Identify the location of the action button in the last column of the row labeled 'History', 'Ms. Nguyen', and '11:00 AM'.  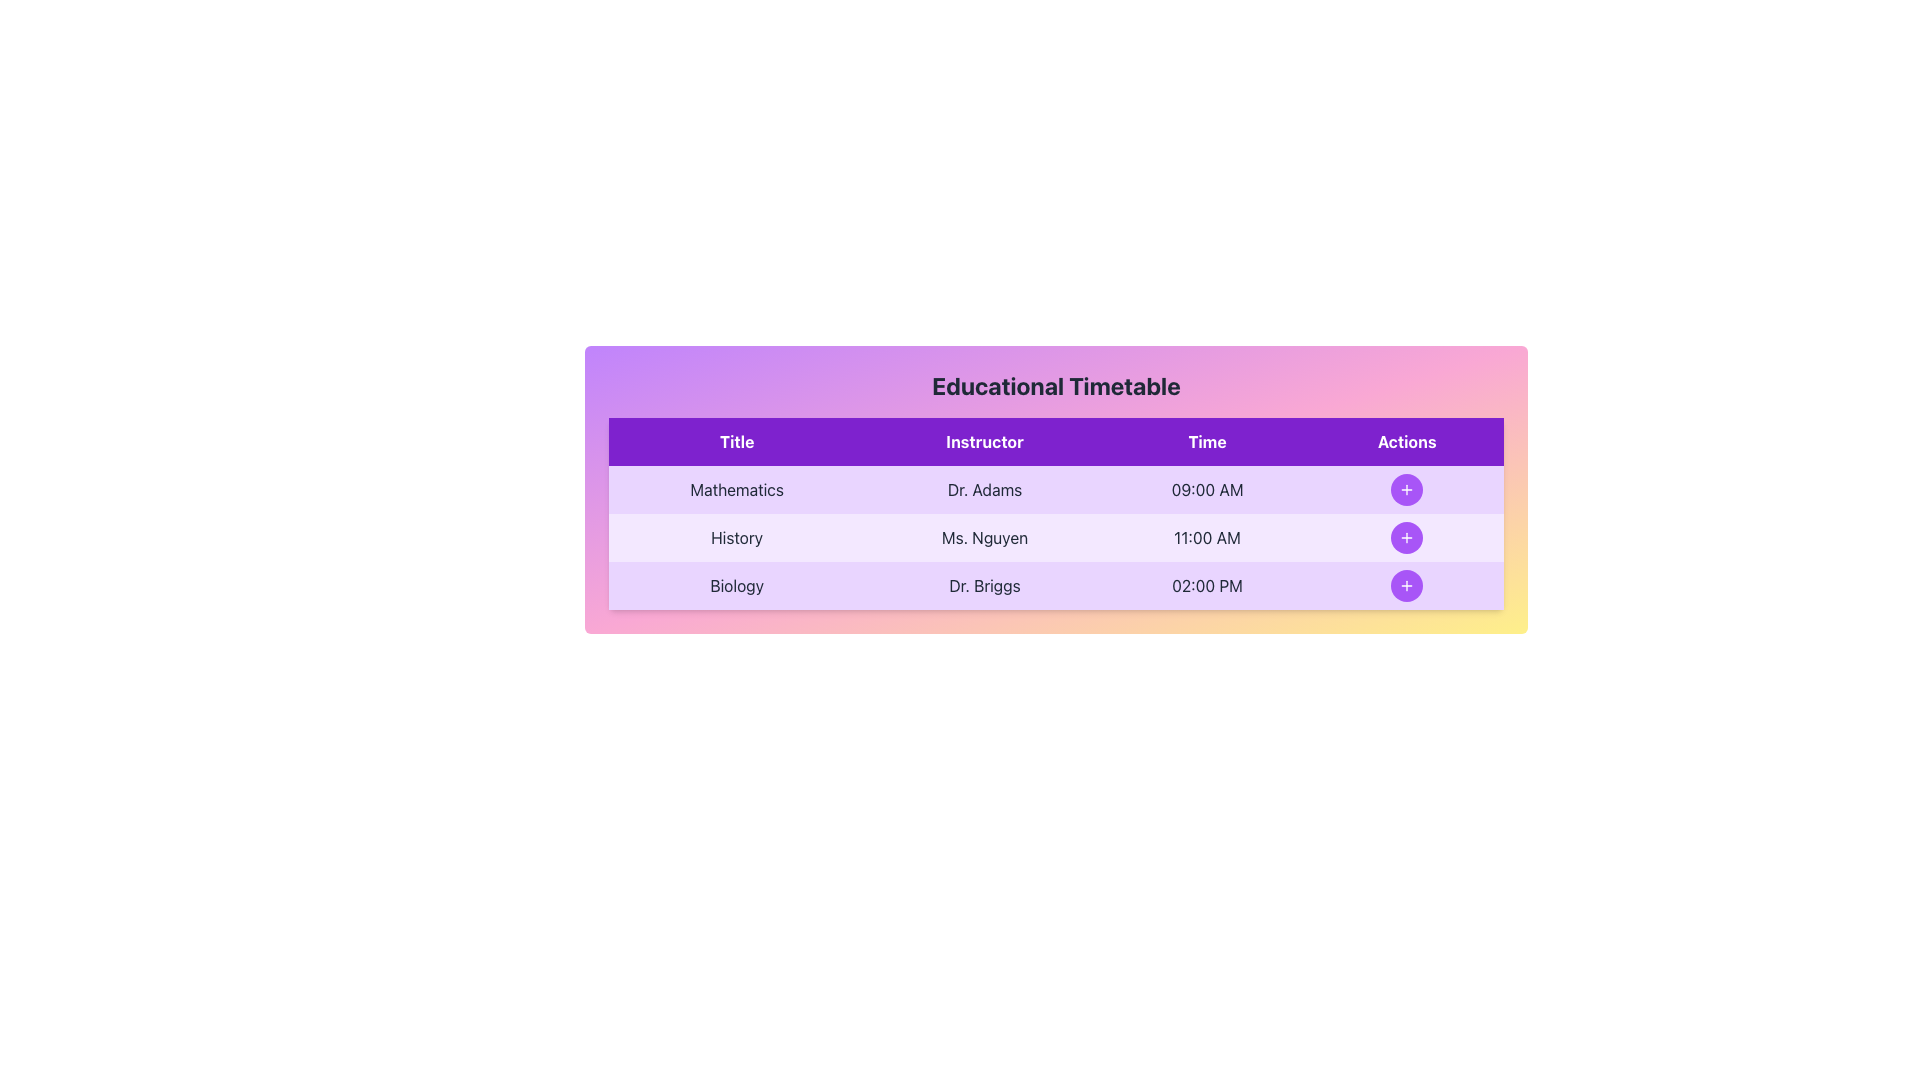
(1406, 536).